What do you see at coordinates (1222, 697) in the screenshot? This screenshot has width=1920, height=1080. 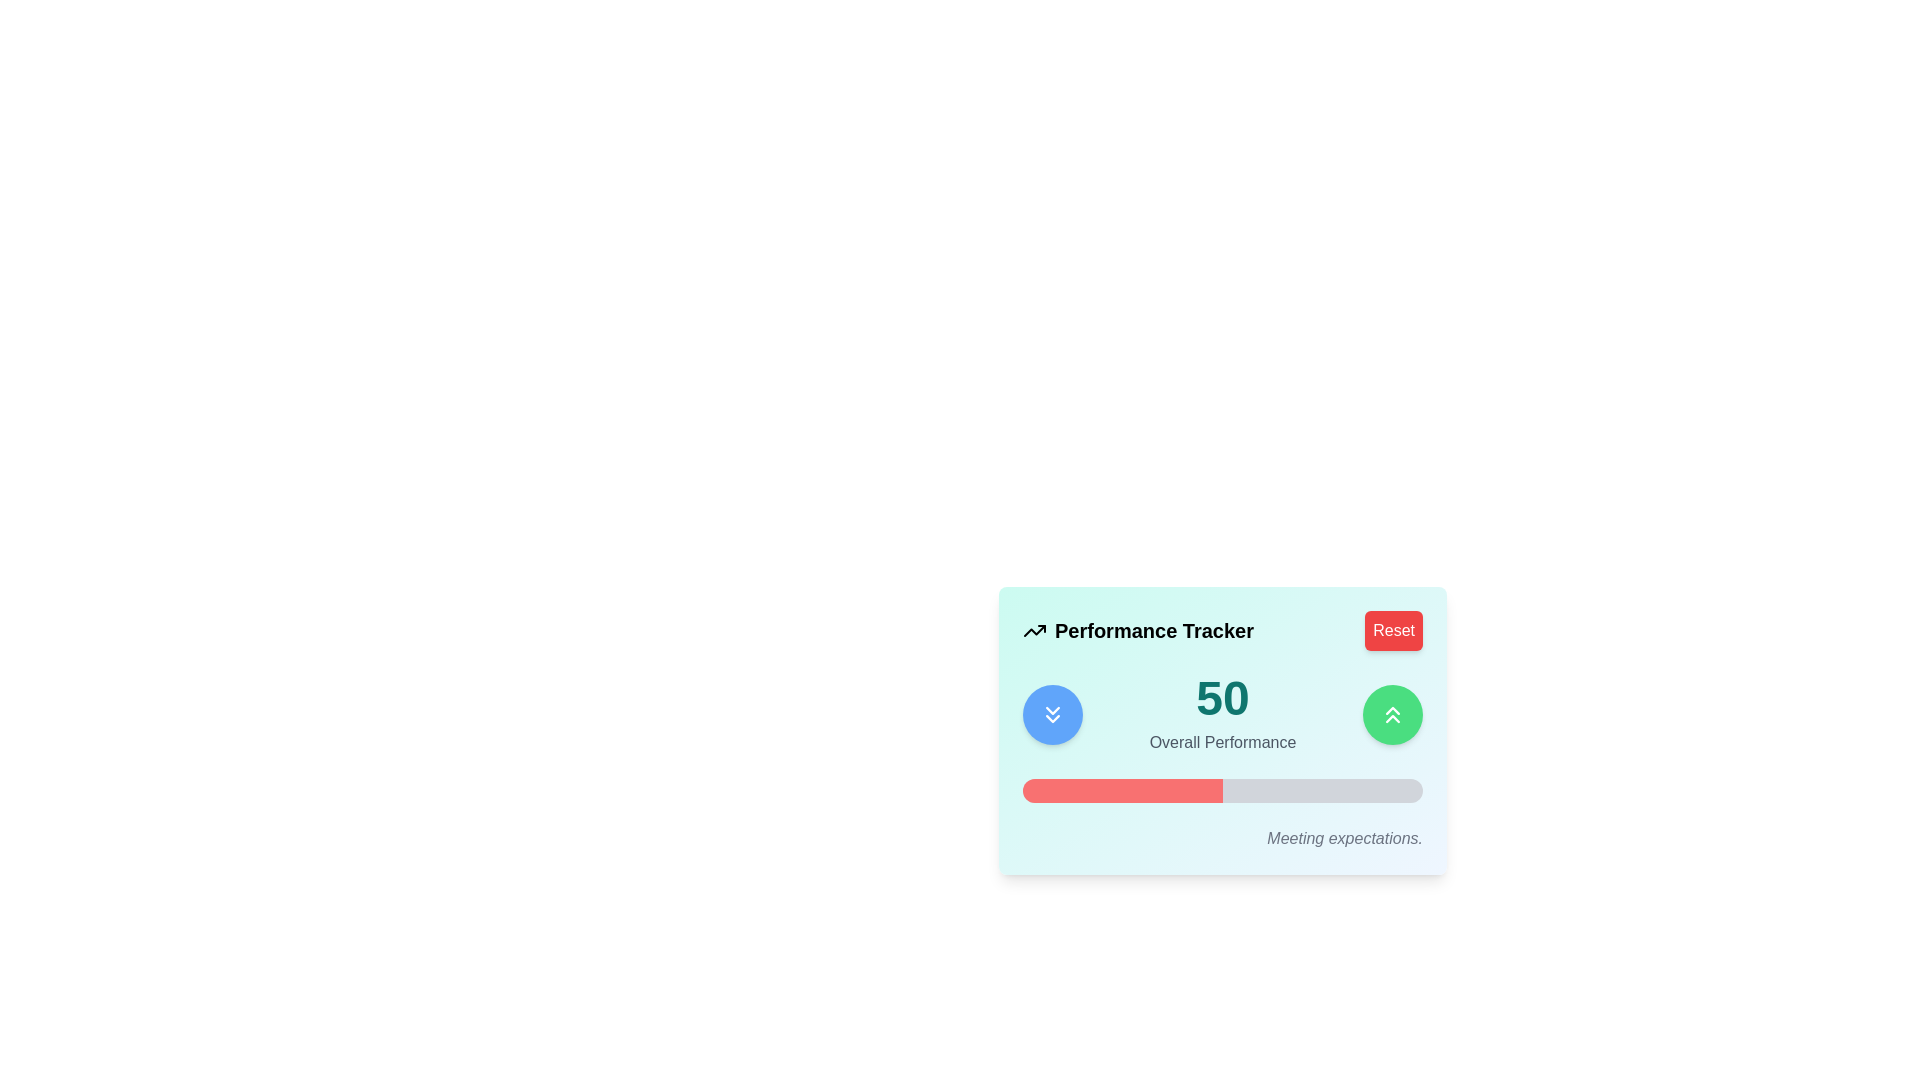 I see `numerical value displayed in the text element located at the center of the Performance Tracker card, positioned above the 'Overall Performance' text` at bounding box center [1222, 697].